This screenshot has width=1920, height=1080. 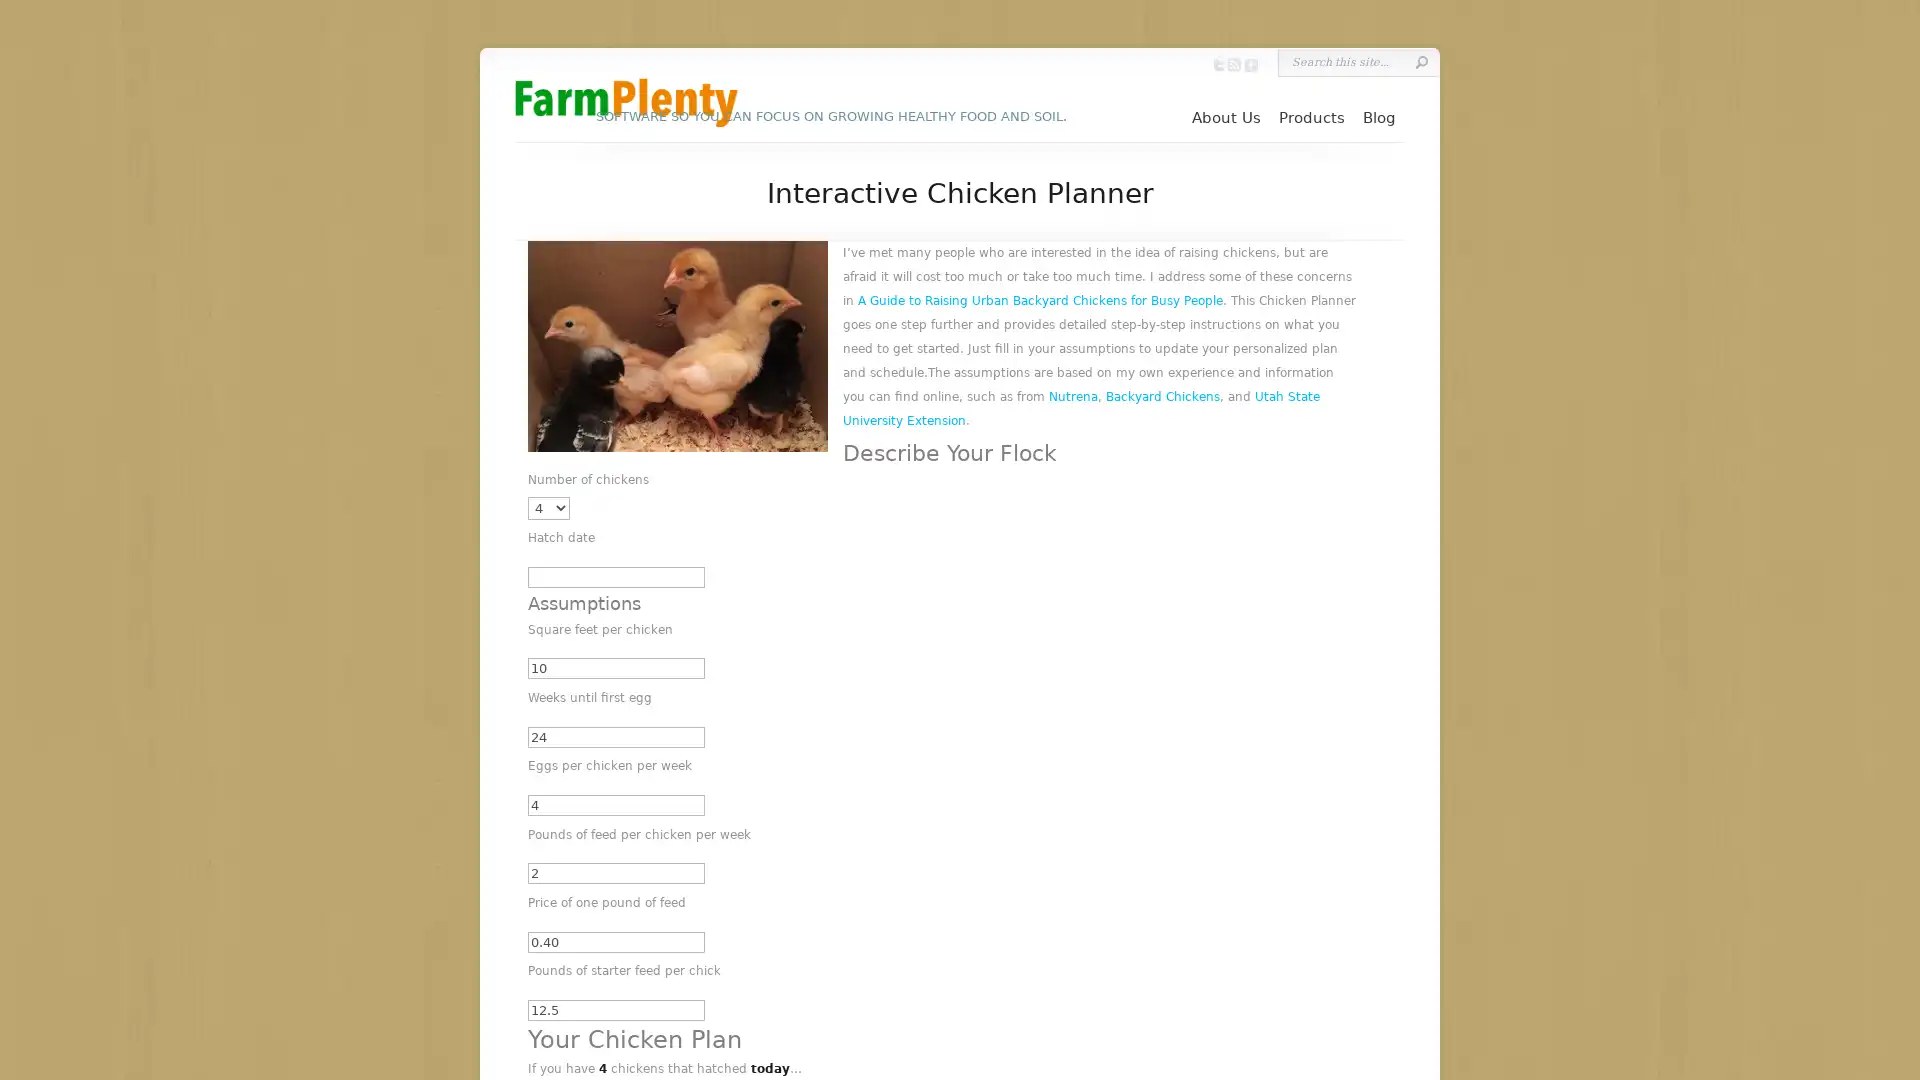 I want to click on Submit, so click(x=1420, y=61).